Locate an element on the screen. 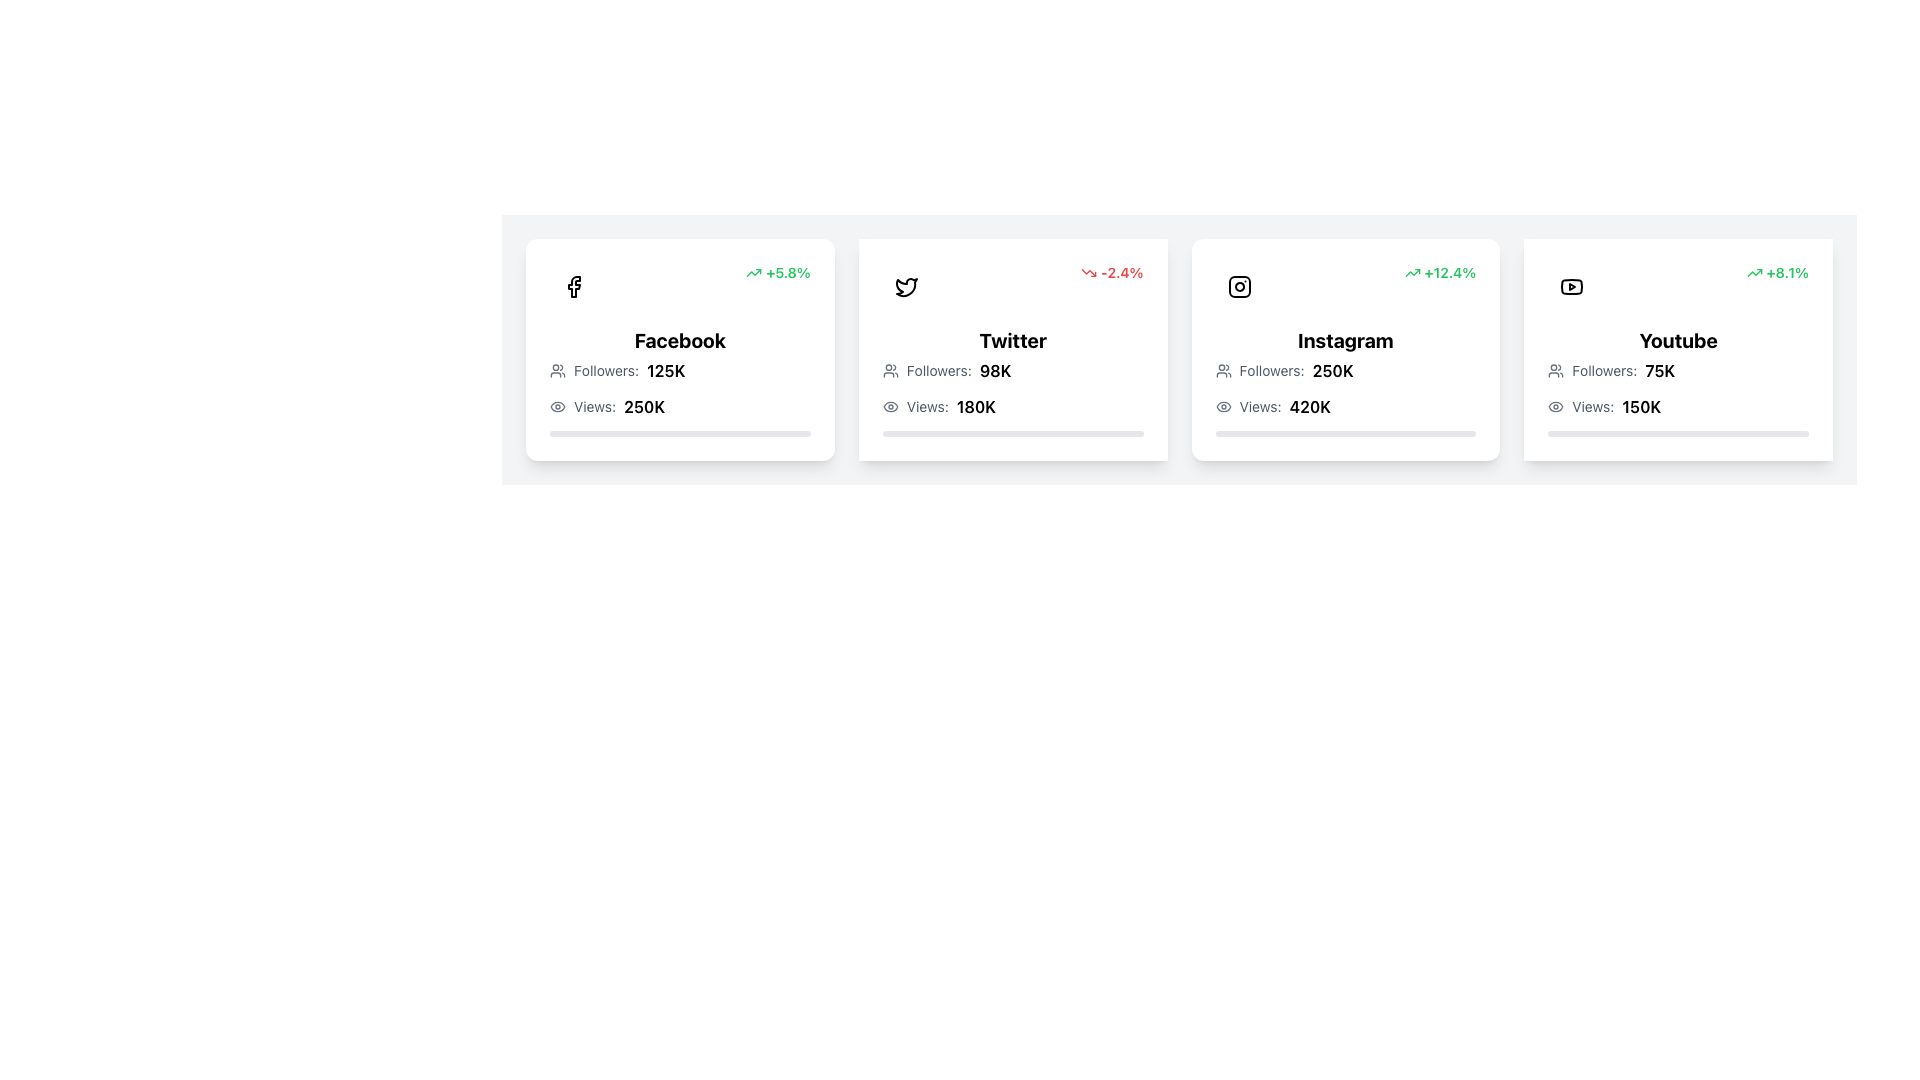  the filled portion of the progress bar located beneath the 'Views: 250K' text in the first card labeled 'Facebook' is located at coordinates (627, 433).